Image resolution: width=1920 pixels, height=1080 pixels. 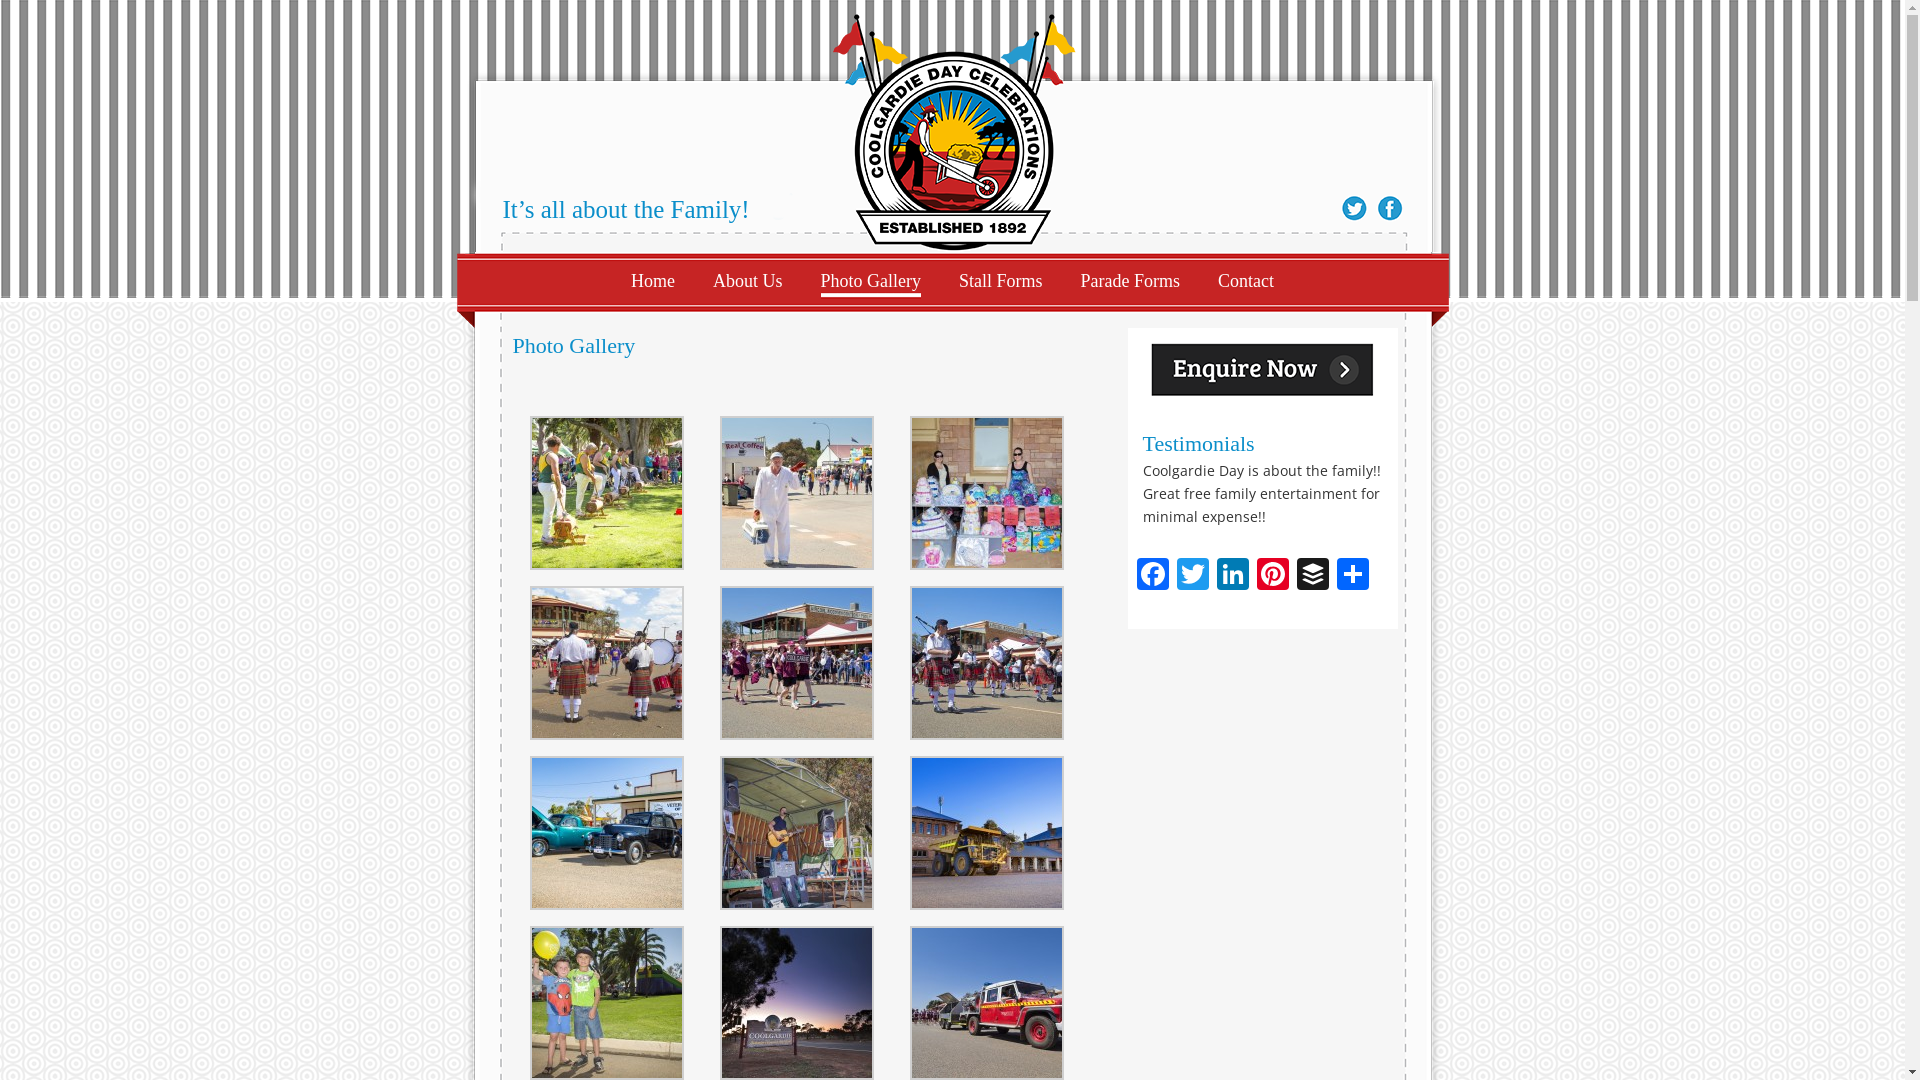 I want to click on 'Parade Forms', so click(x=1130, y=281).